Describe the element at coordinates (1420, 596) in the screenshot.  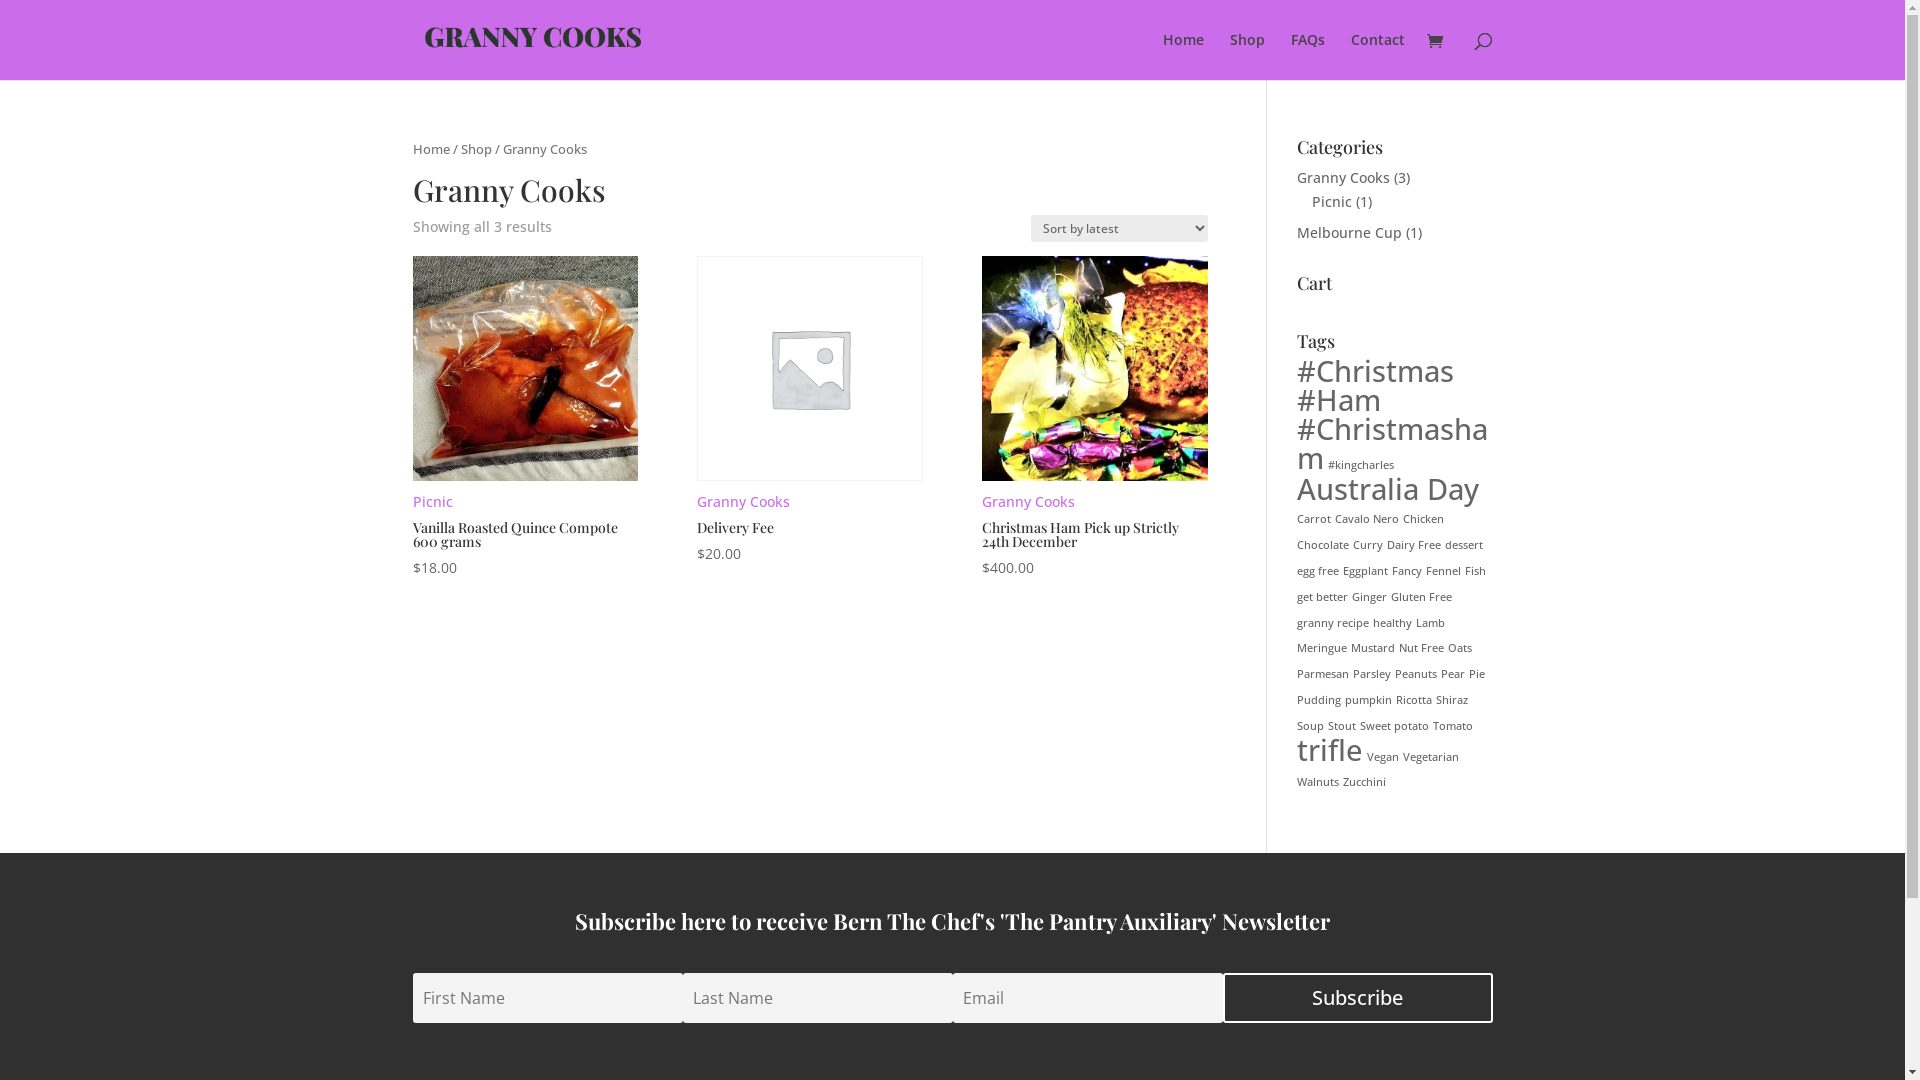
I see `'Gluten Free'` at that location.